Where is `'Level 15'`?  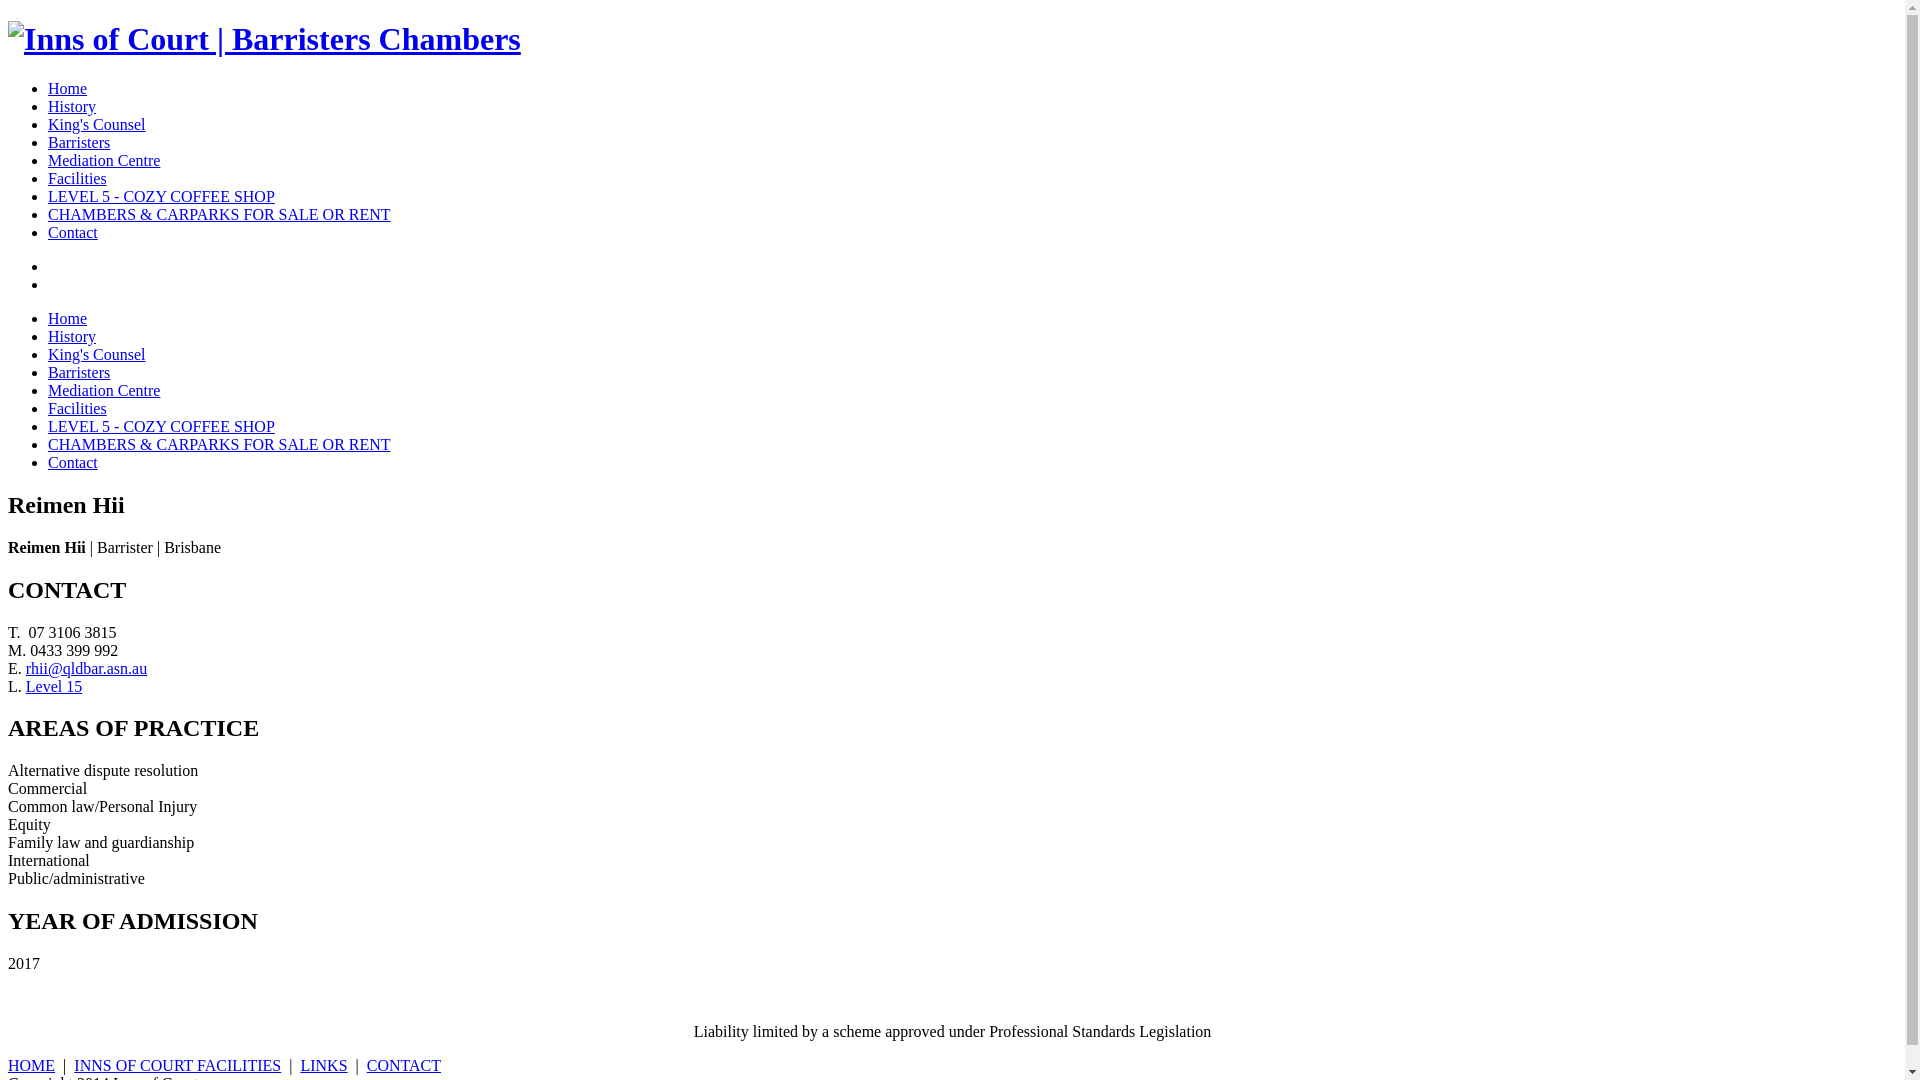
'Level 15' is located at coordinates (53, 685).